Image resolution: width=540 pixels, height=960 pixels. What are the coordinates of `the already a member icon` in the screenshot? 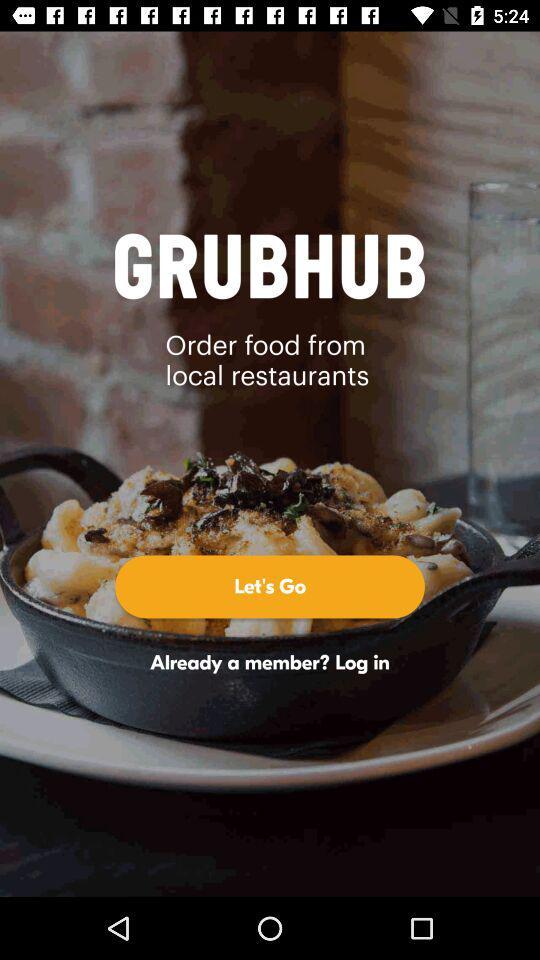 It's located at (270, 662).